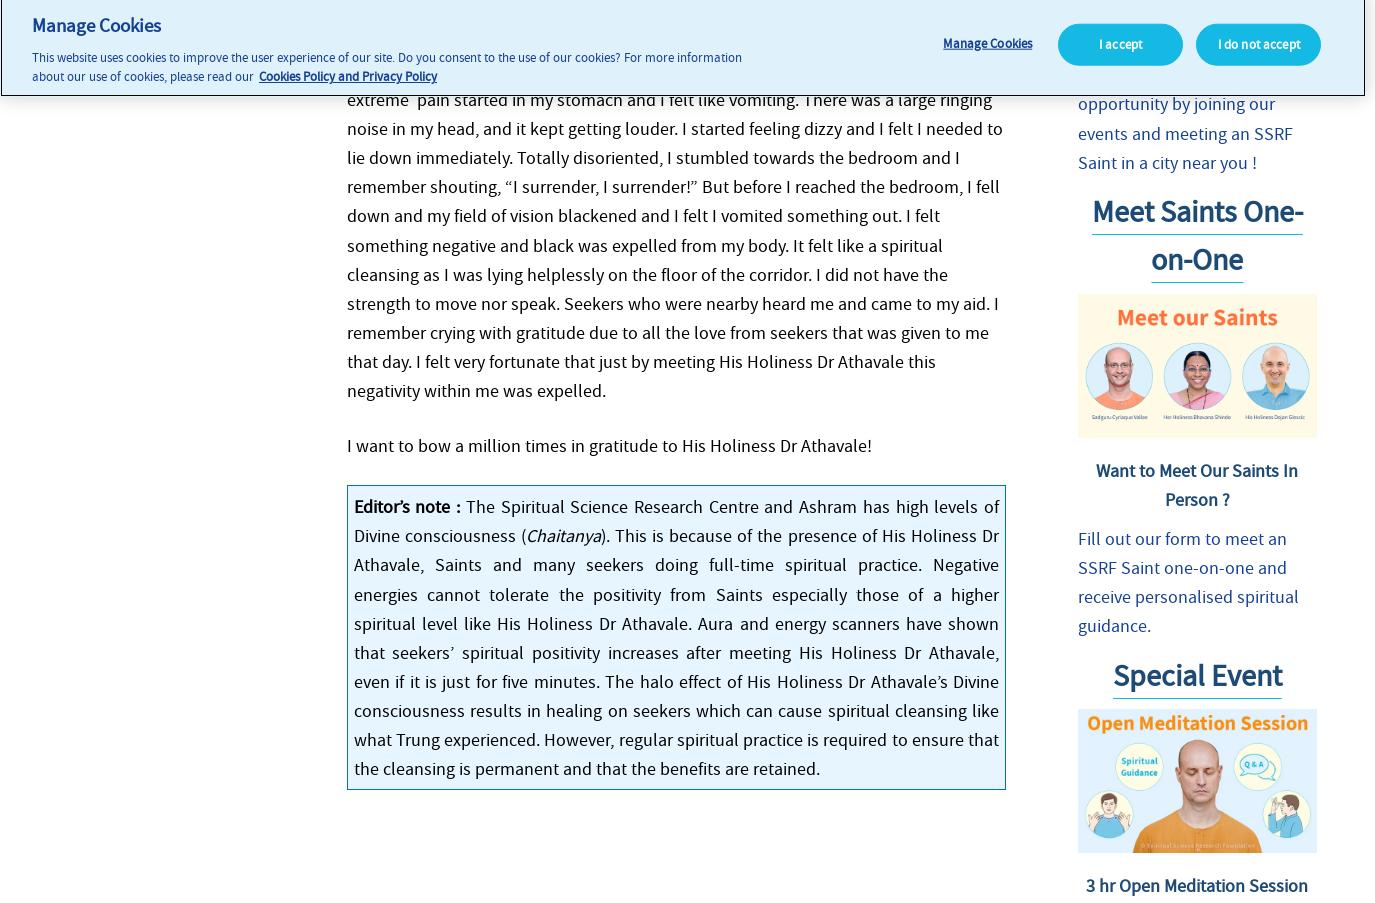 The width and height of the screenshot is (1375, 903). I want to click on 'Want to Meet Our Saints In Person ?', so click(1196, 484).